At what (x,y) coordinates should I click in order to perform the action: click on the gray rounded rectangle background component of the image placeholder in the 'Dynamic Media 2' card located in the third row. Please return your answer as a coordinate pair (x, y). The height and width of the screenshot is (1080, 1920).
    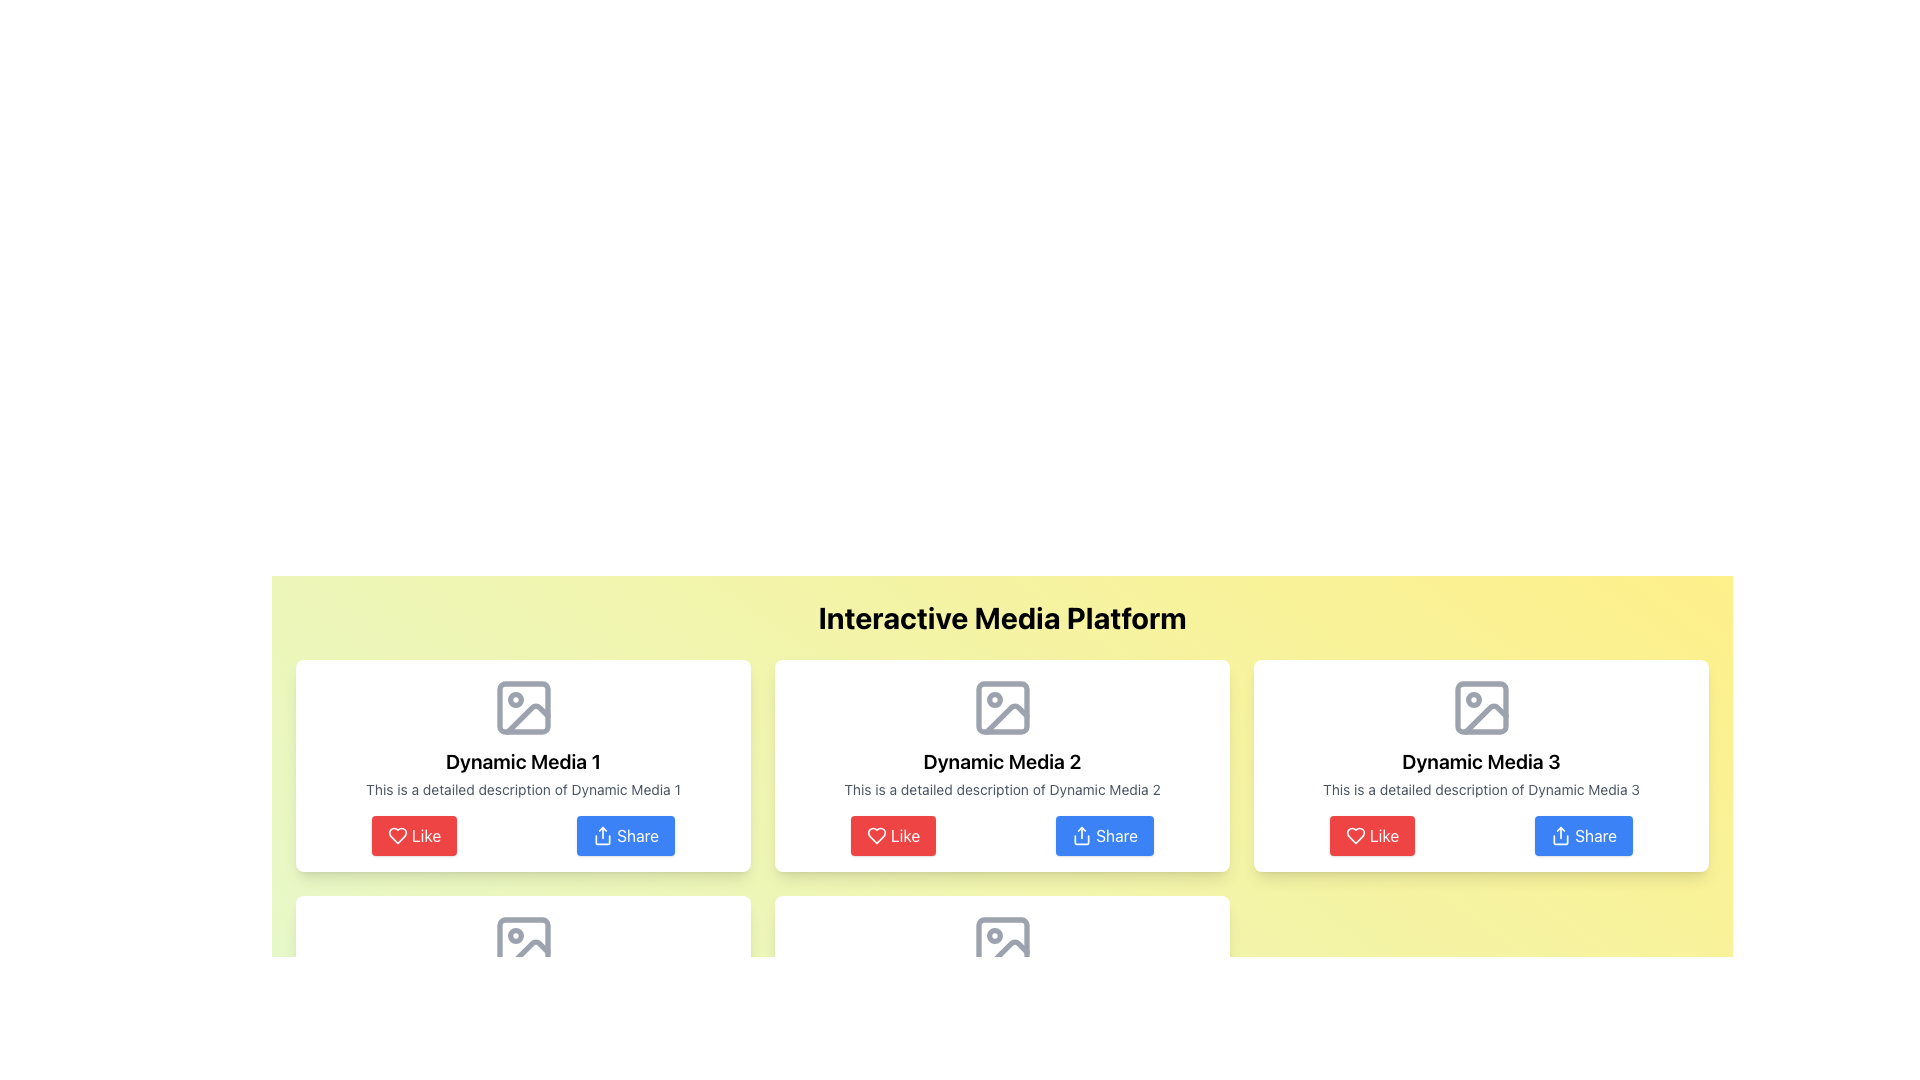
    Looking at the image, I should click on (1002, 944).